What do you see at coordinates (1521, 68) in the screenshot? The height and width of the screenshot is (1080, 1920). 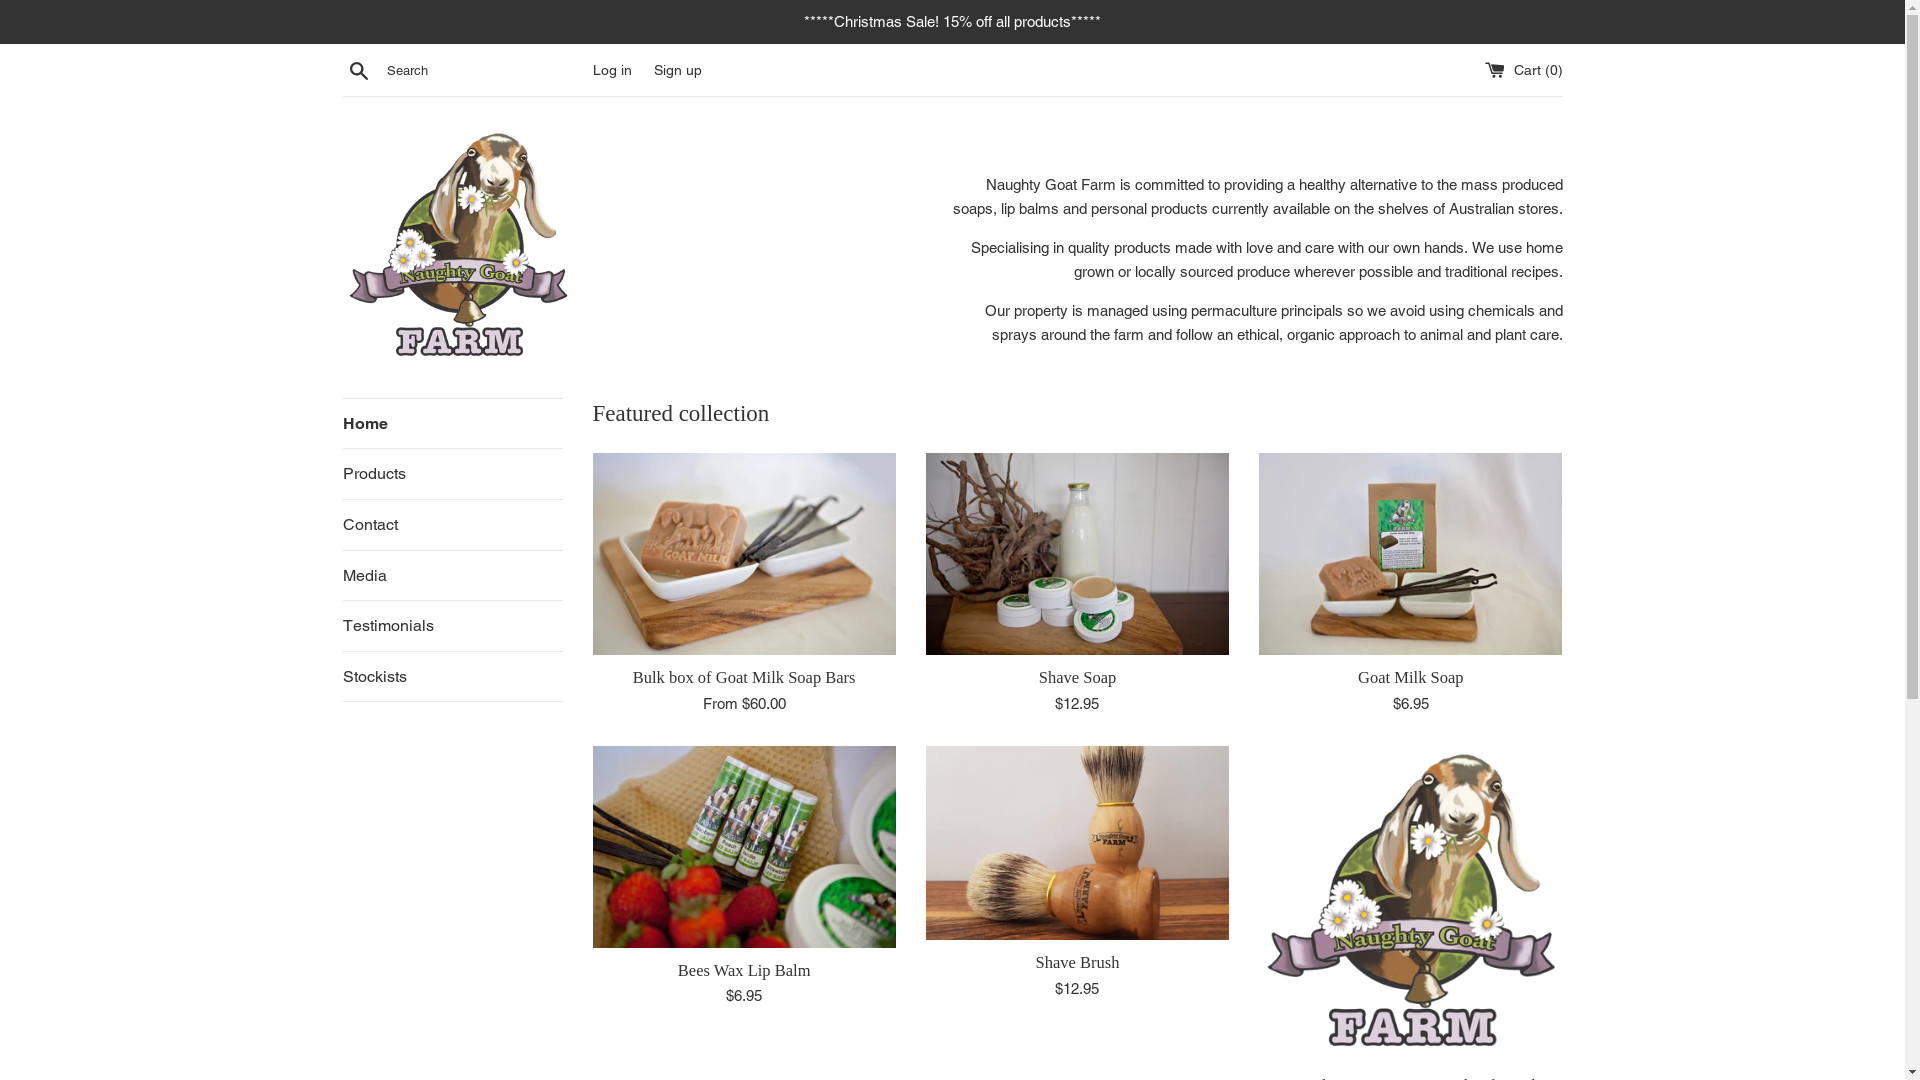 I see `'Cart (0)'` at bounding box center [1521, 68].